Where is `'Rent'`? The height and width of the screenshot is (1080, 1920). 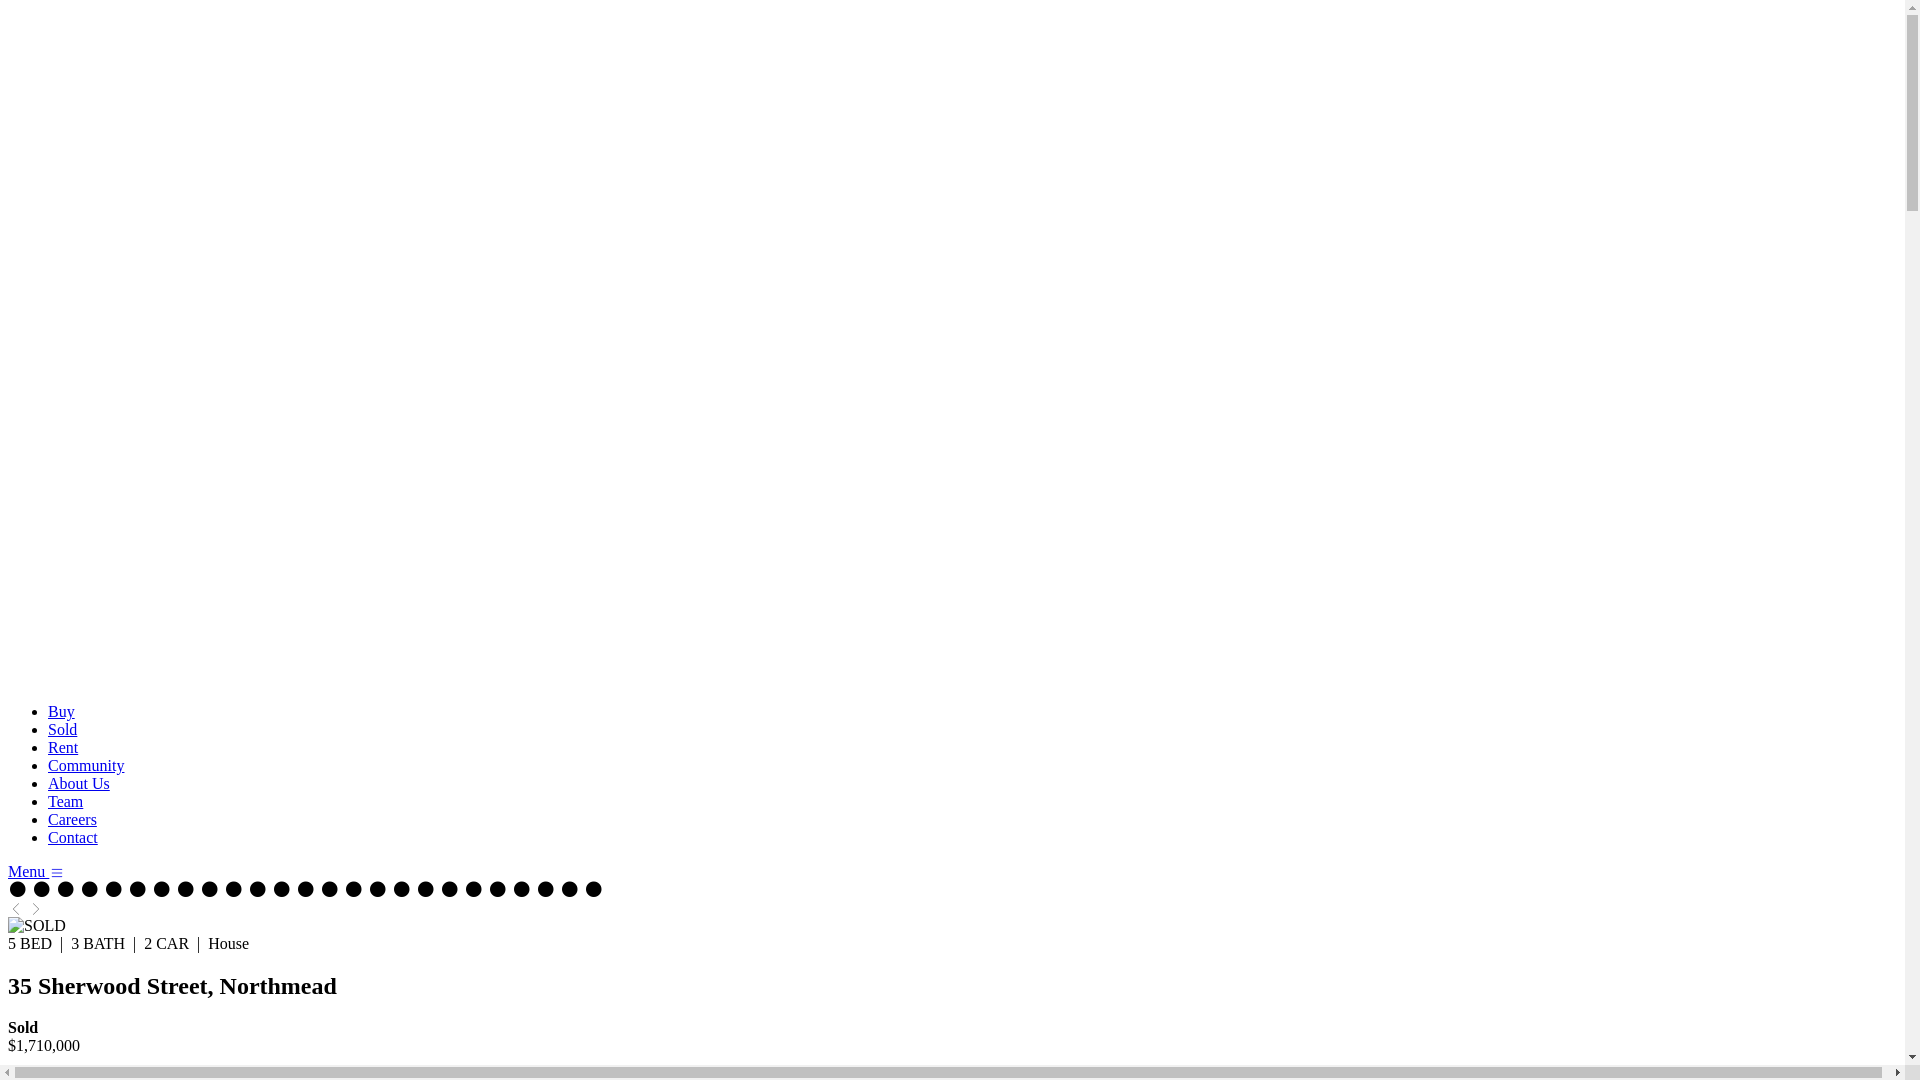 'Rent' is located at coordinates (62, 747).